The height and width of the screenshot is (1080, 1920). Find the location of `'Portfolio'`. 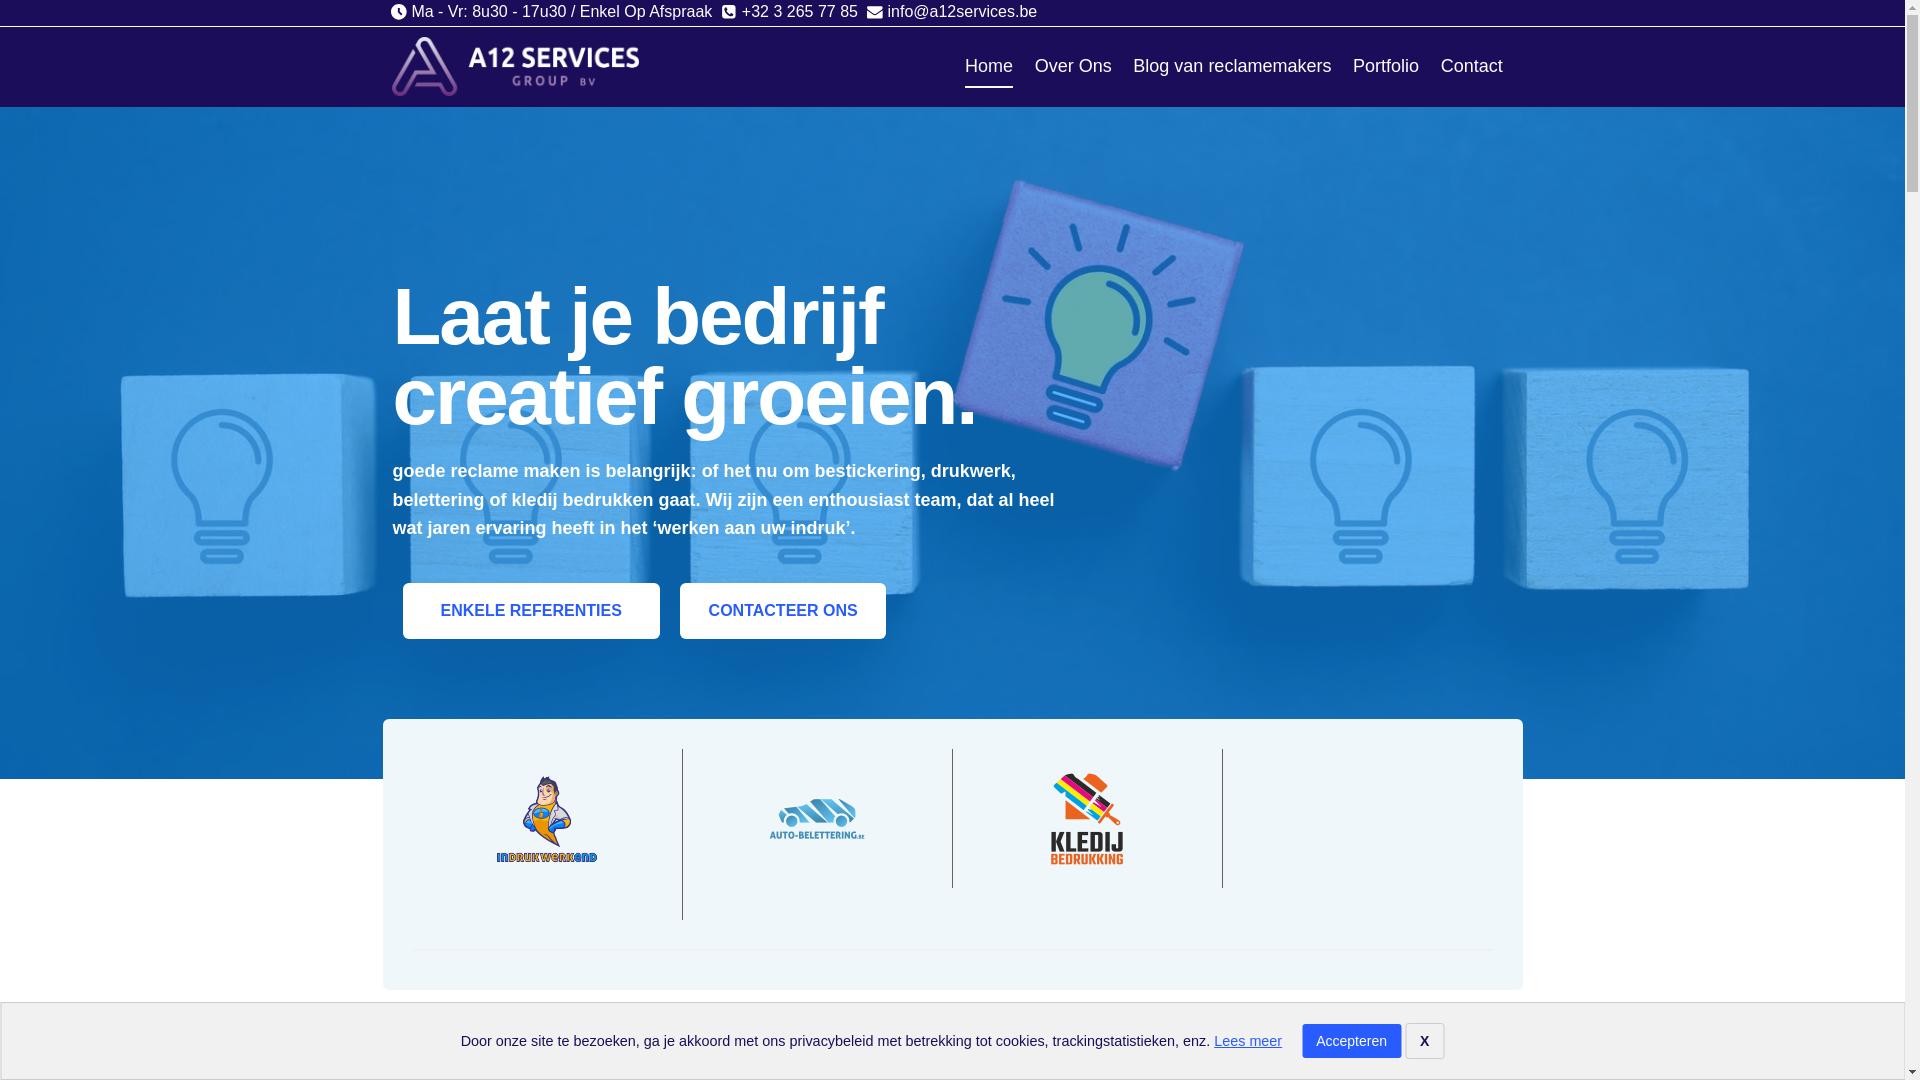

'Portfolio' is located at coordinates (1385, 65).